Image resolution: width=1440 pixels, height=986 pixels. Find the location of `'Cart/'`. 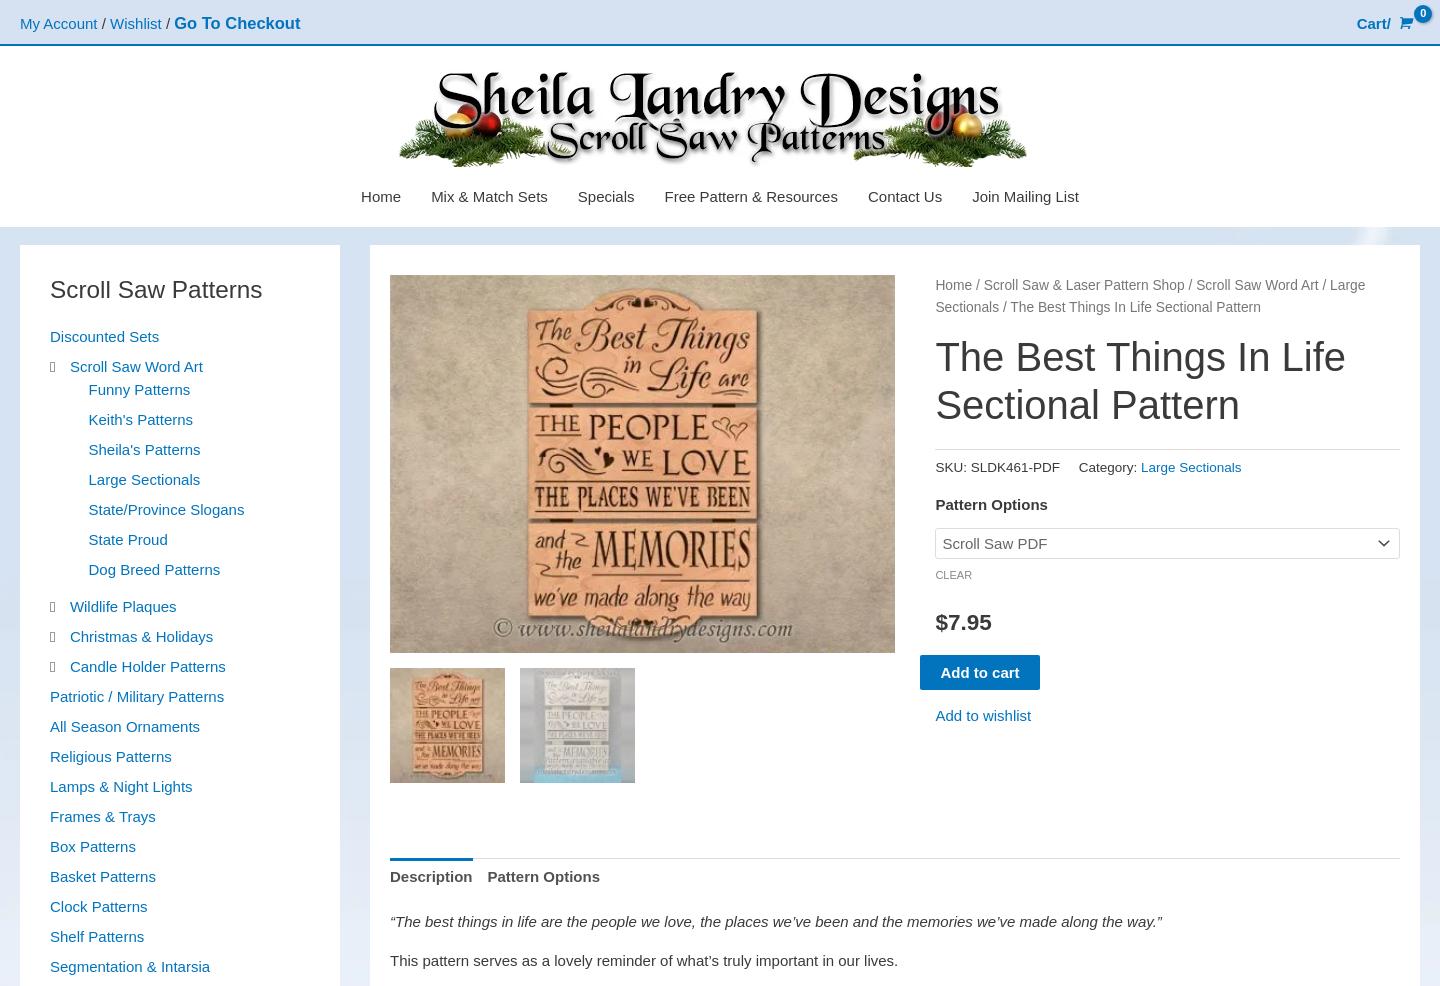

'Cart/' is located at coordinates (1355, 22).